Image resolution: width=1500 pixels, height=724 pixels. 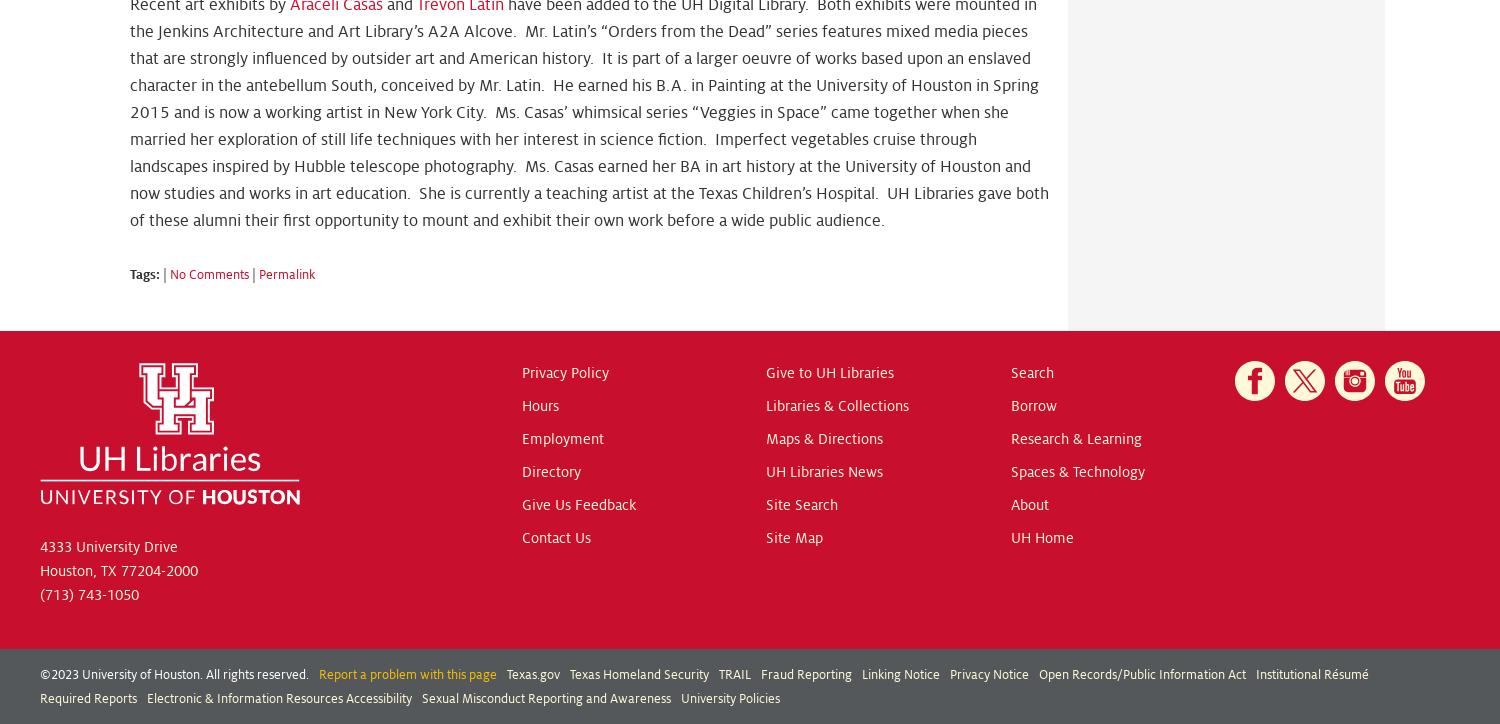 I want to click on 'About', so click(x=1029, y=503).